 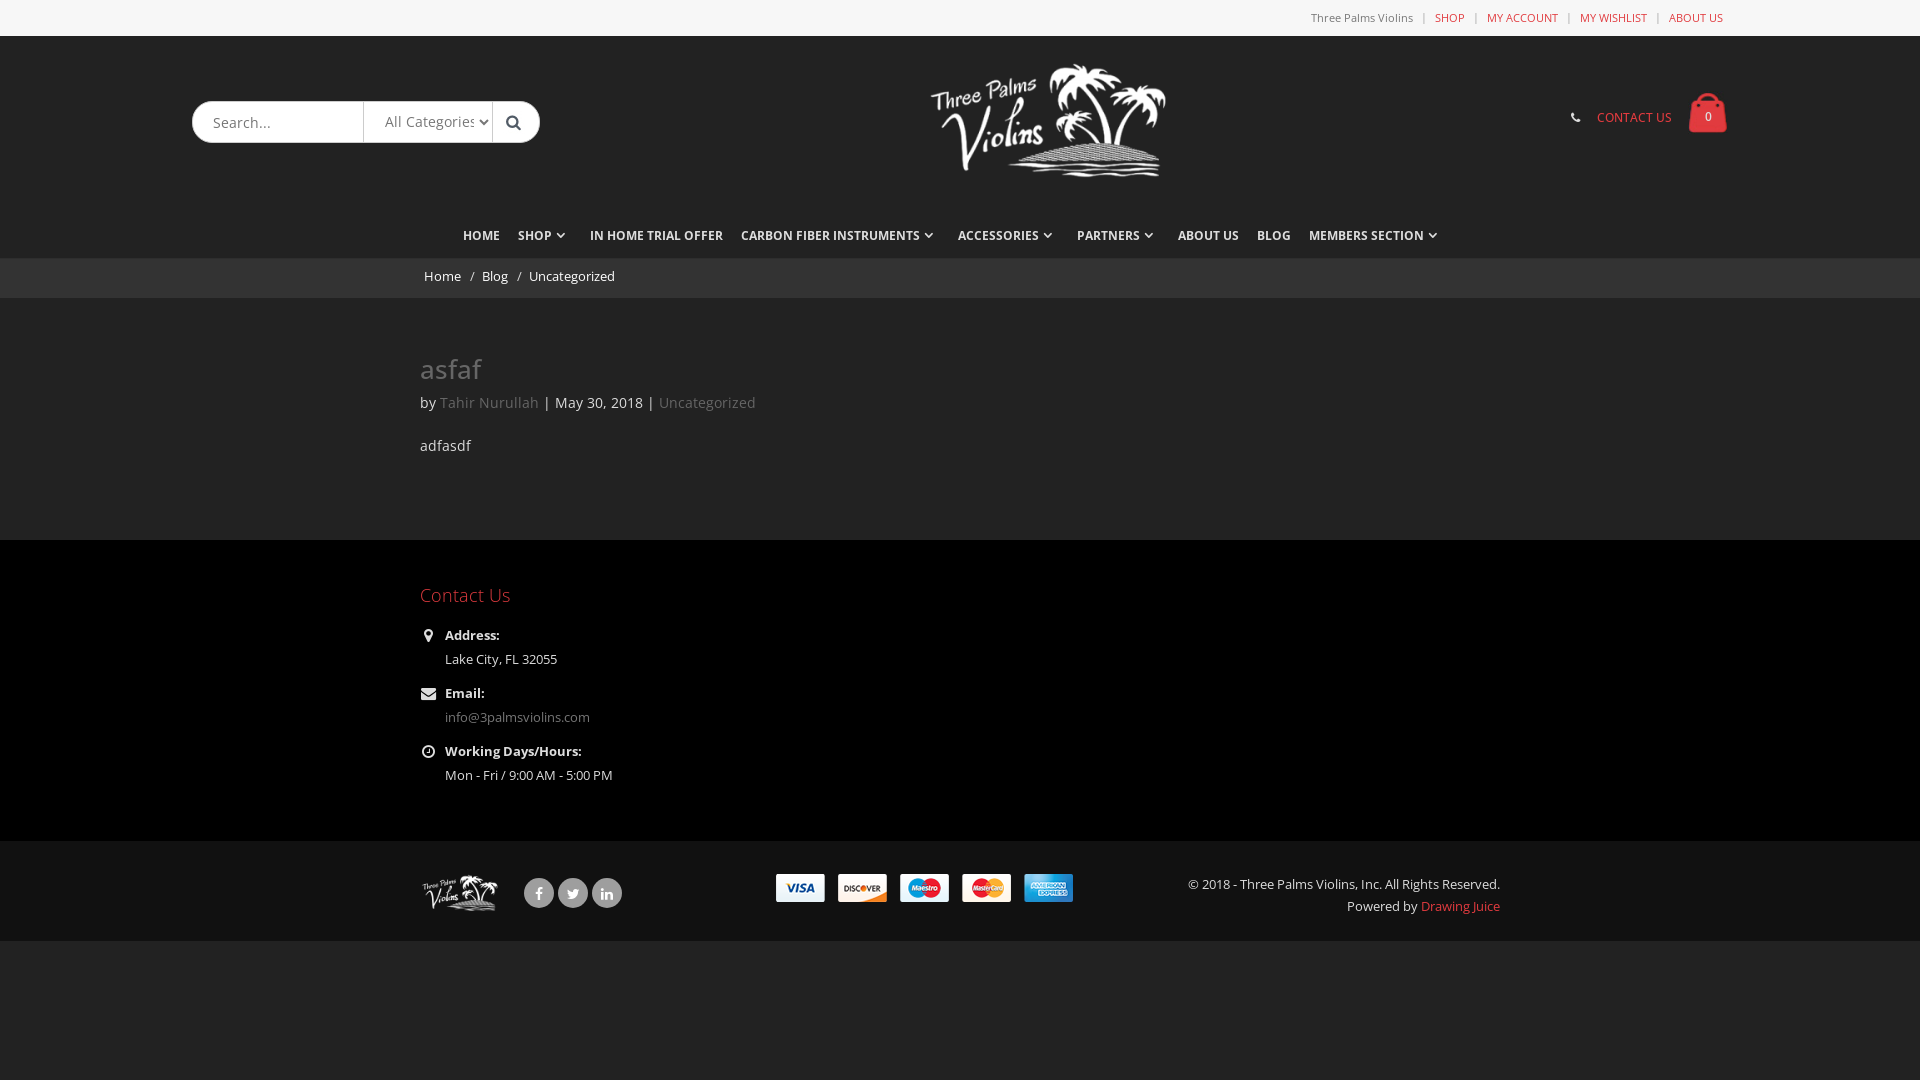 I want to click on 'MEMBERS SECTION', so click(x=1374, y=241).